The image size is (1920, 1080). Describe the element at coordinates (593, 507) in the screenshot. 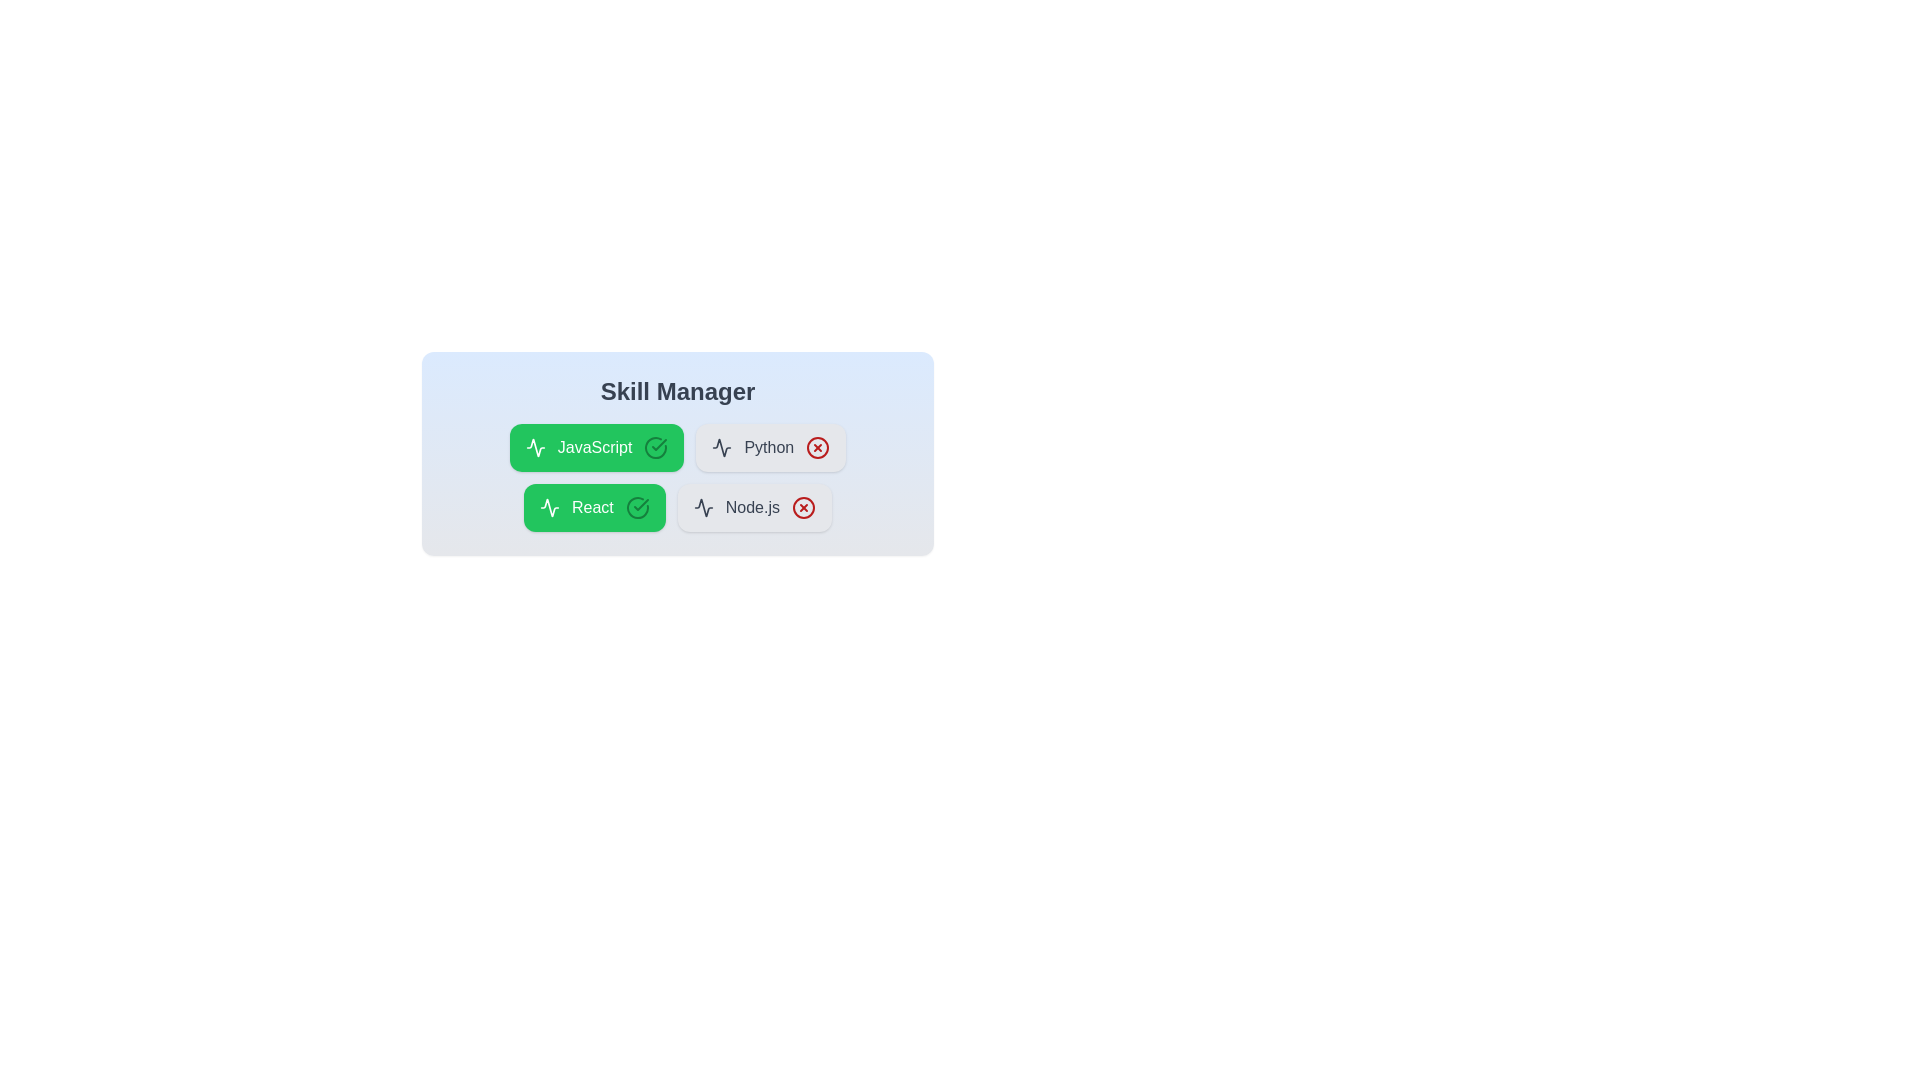

I see `the skill chip labeled 'React' to toggle its activation status` at that location.